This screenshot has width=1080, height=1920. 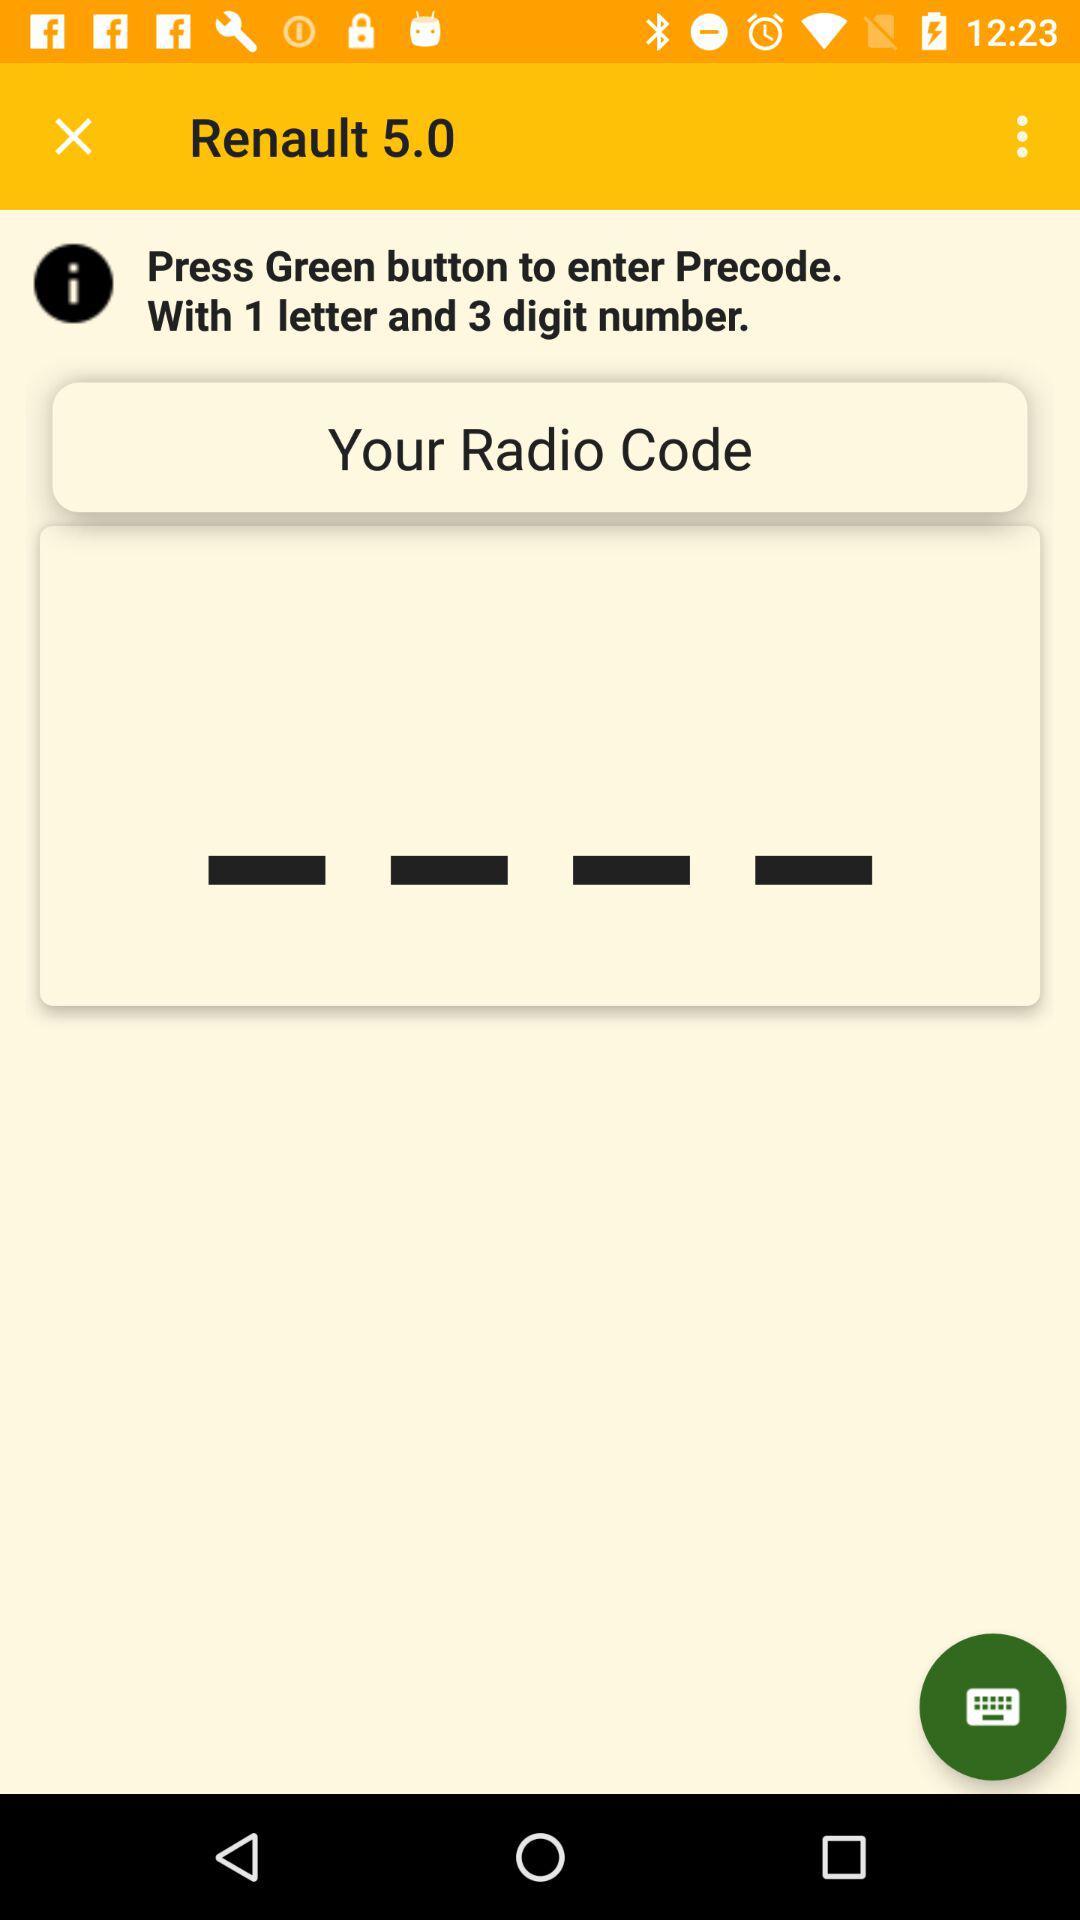 What do you see at coordinates (992, 1706) in the screenshot?
I see `open keyboard` at bounding box center [992, 1706].